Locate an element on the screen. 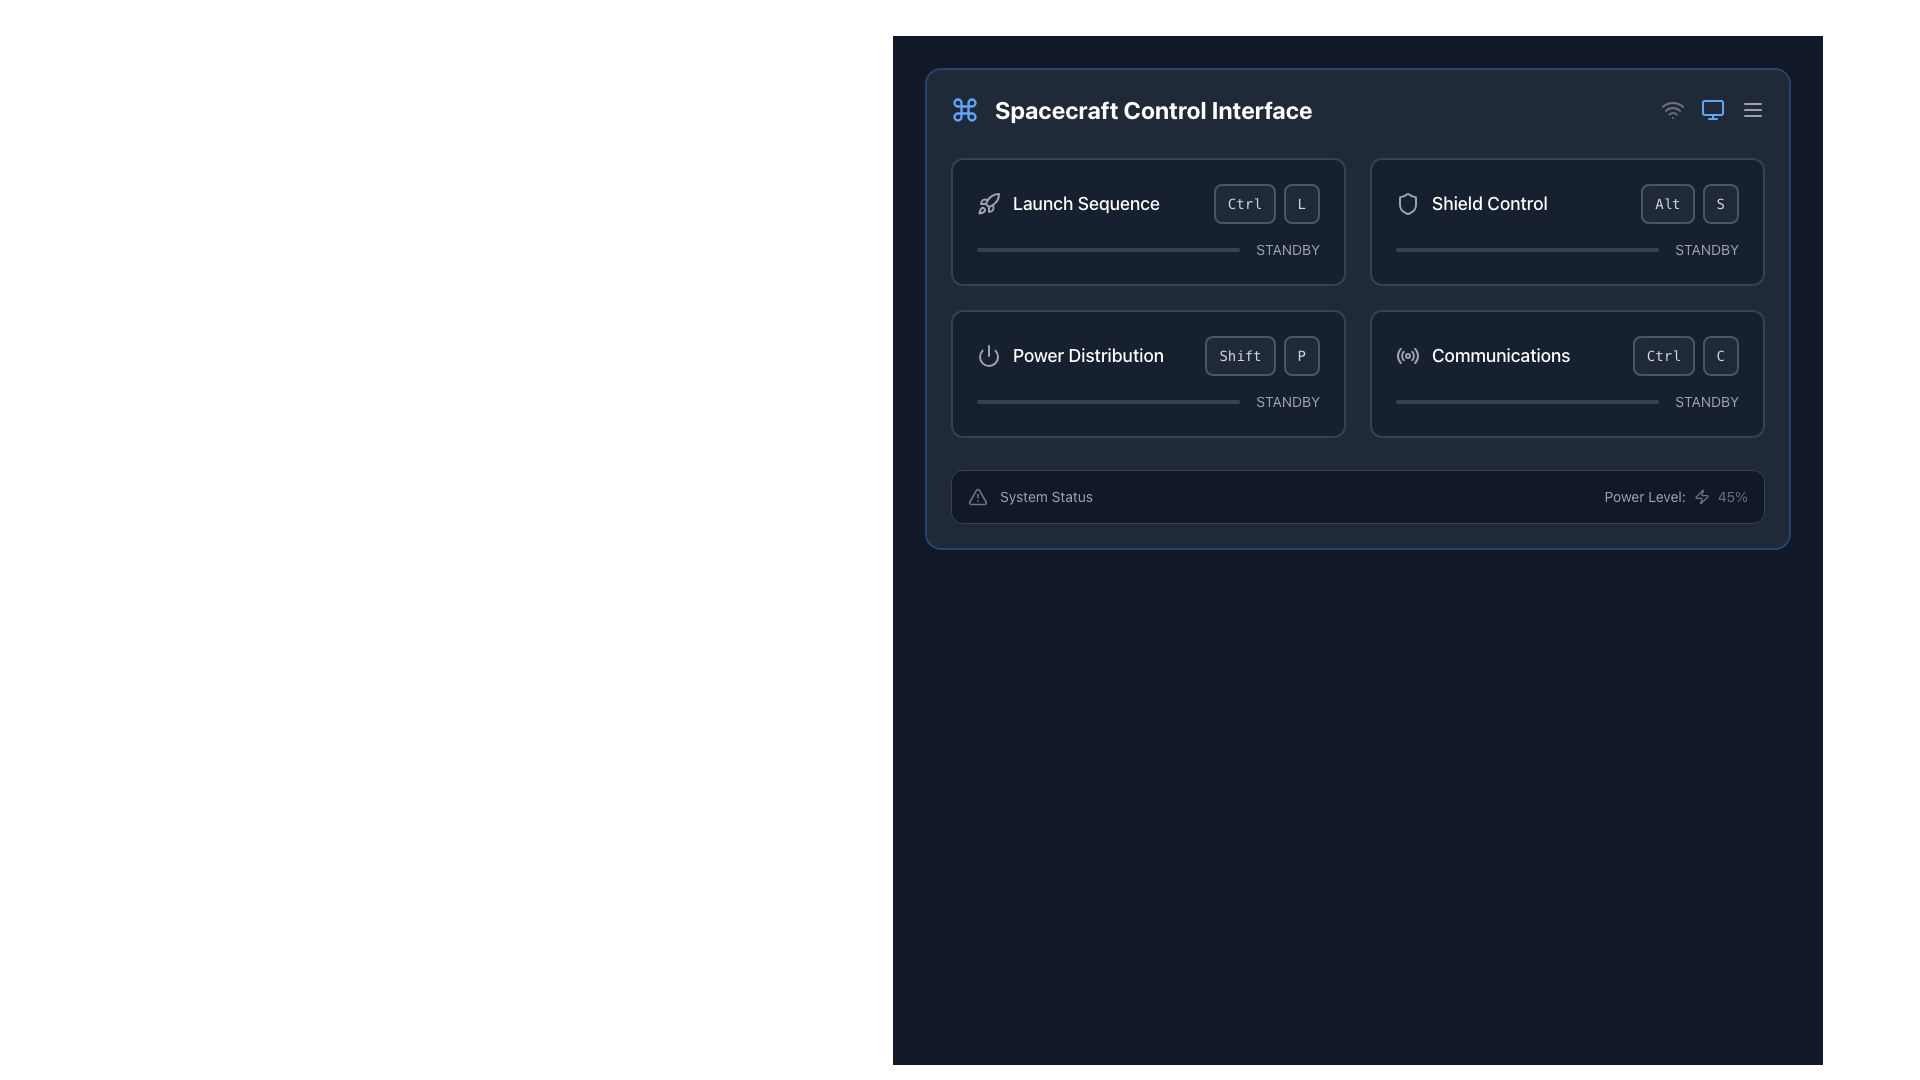  the control panel card at the top-left of the 2x2 grid in the 'Spacecraft Control Interface' to initiate the 'Launch Sequence' functionality by clicking the buttons 'Ctrl' or 'L' is located at coordinates (1148, 222).